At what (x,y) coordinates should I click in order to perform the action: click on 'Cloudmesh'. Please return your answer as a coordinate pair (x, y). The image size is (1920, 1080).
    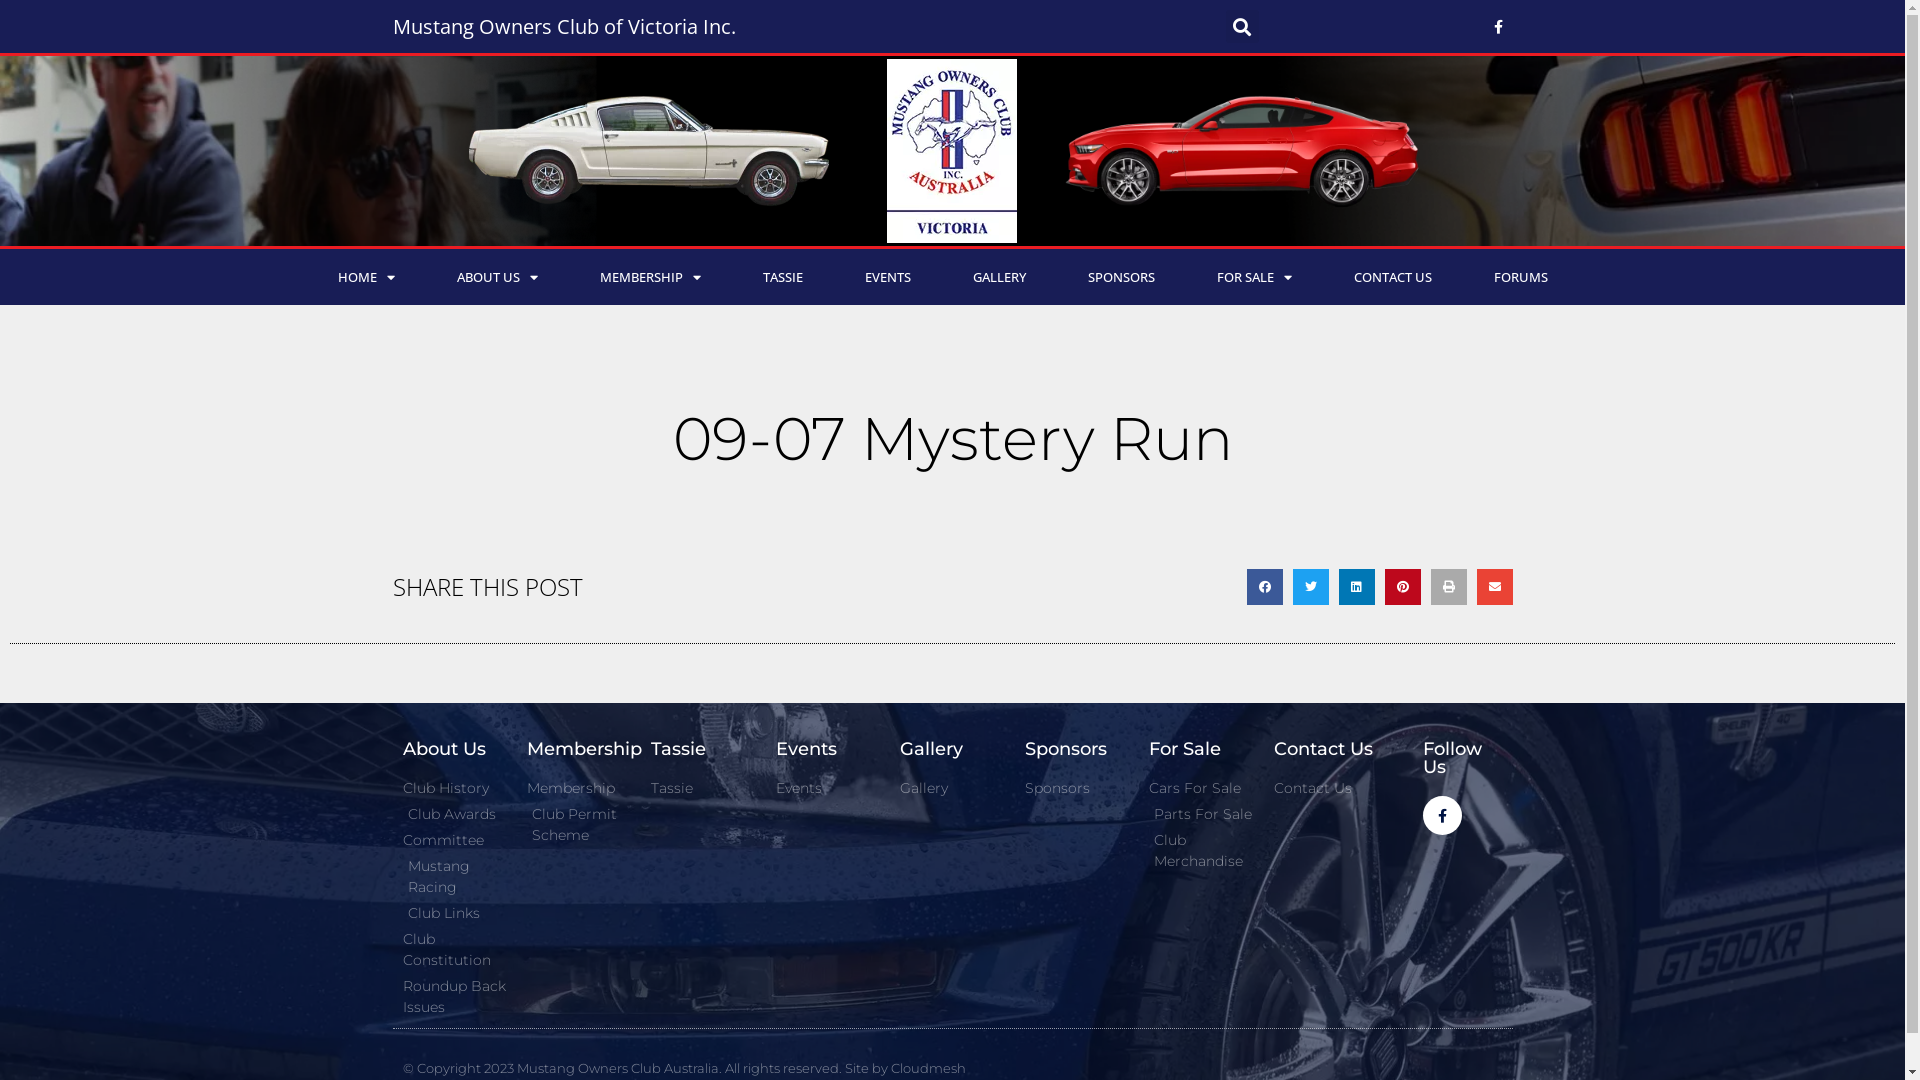
    Looking at the image, I should click on (926, 1067).